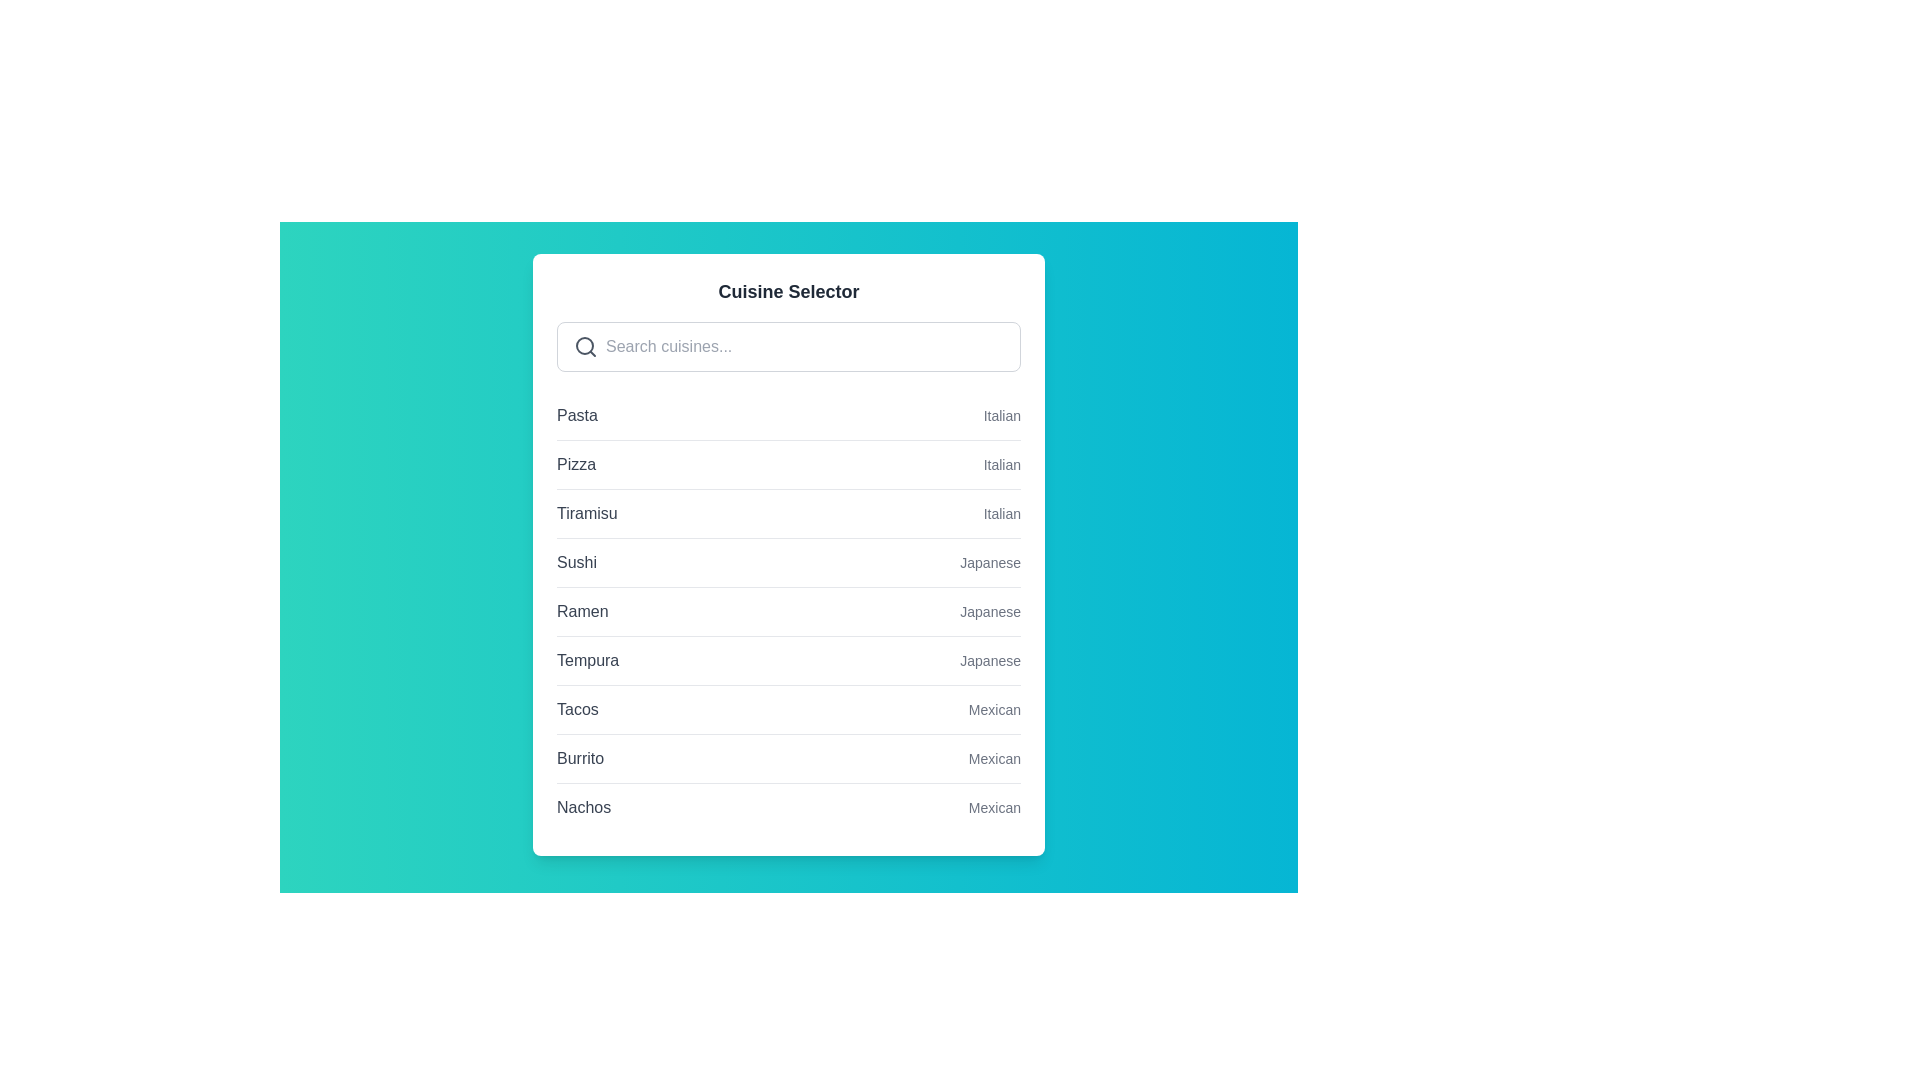 The width and height of the screenshot is (1920, 1080). What do you see at coordinates (787, 415) in the screenshot?
I see `the list item entry labeled 'Pasta'` at bounding box center [787, 415].